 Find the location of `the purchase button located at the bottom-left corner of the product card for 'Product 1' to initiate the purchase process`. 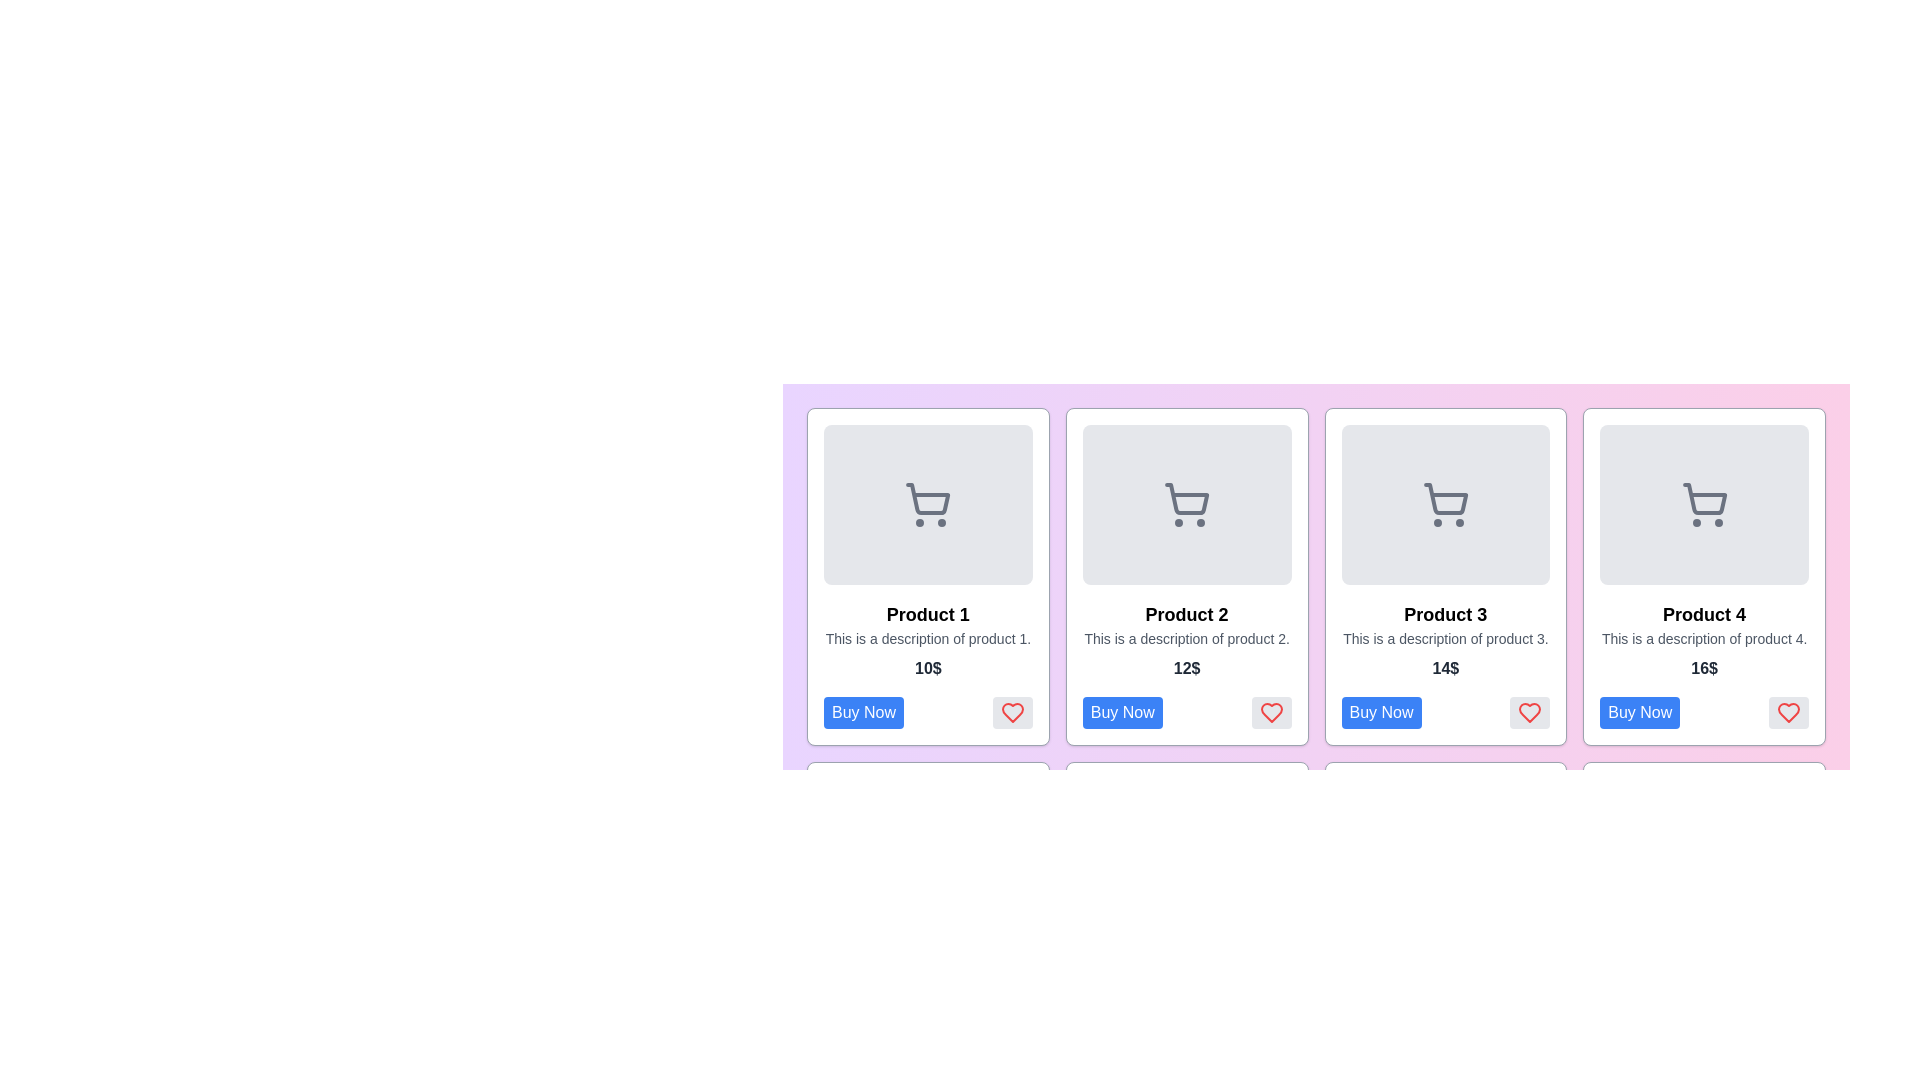

the purchase button located at the bottom-left corner of the product card for 'Product 1' to initiate the purchase process is located at coordinates (864, 712).